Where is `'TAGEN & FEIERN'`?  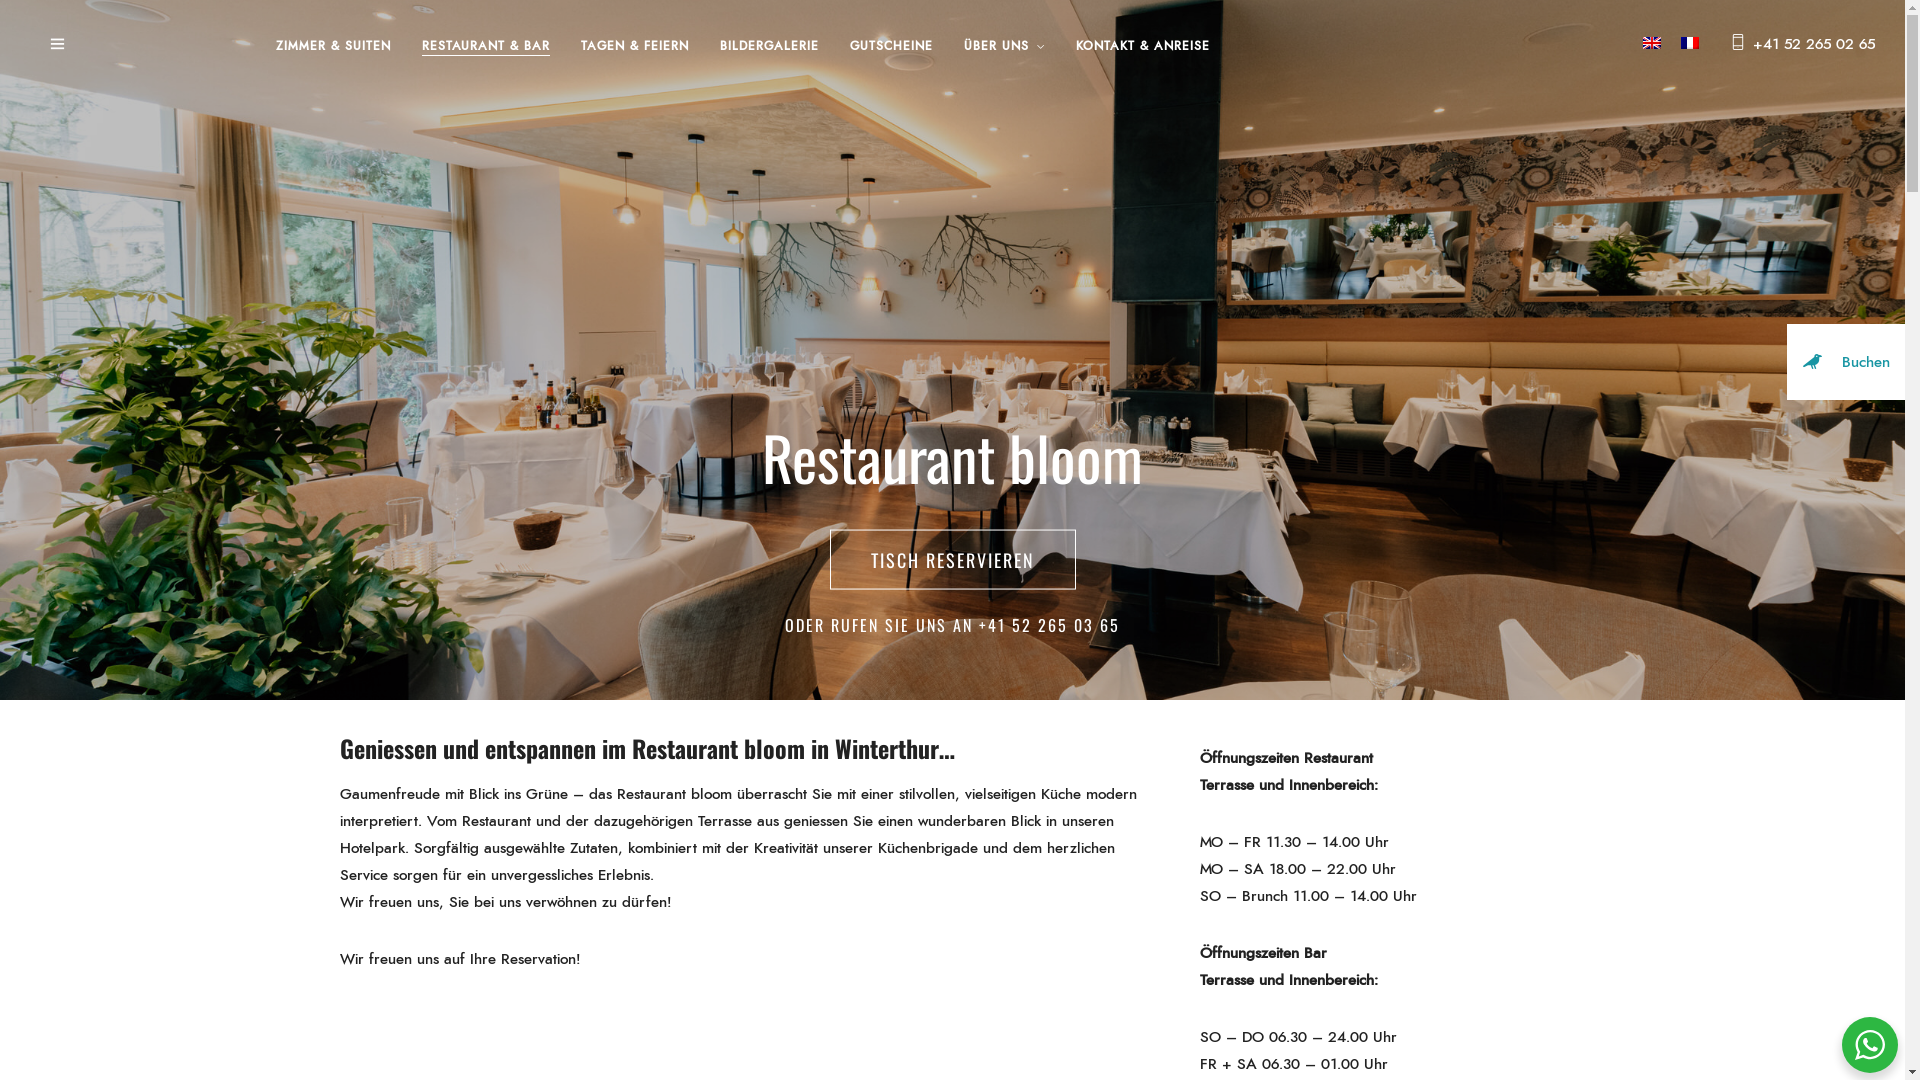 'TAGEN & FEIERN' is located at coordinates (632, 45).